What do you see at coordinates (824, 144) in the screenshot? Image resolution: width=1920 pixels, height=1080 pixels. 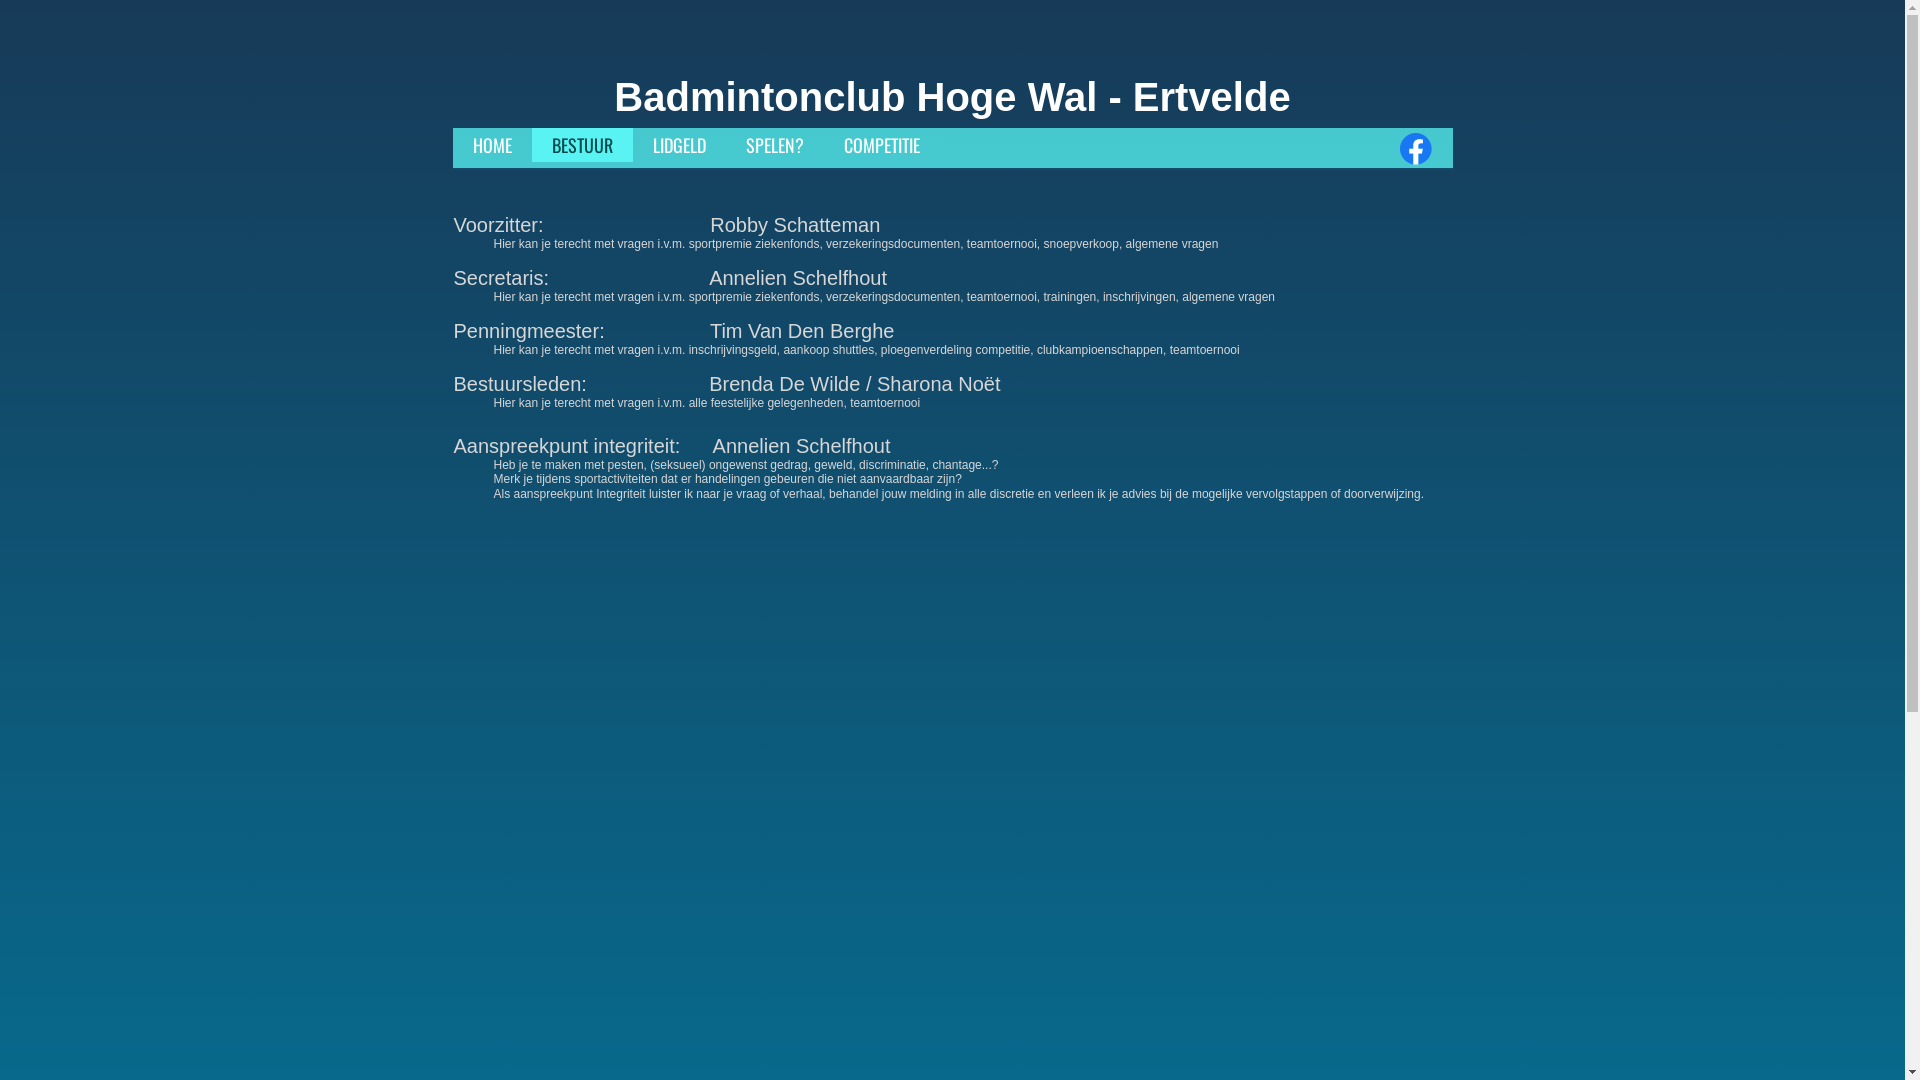 I see `'COMPETITIE'` at bounding box center [824, 144].